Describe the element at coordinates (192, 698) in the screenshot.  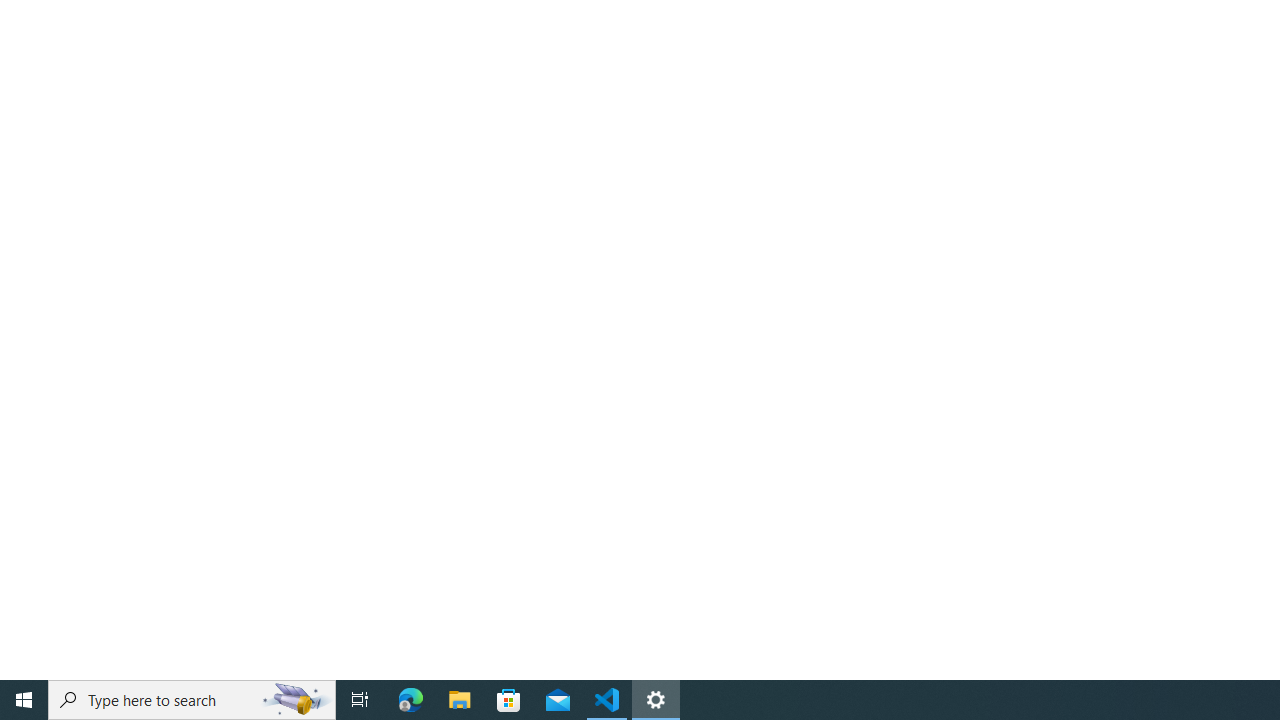
I see `'Type here to search'` at that location.